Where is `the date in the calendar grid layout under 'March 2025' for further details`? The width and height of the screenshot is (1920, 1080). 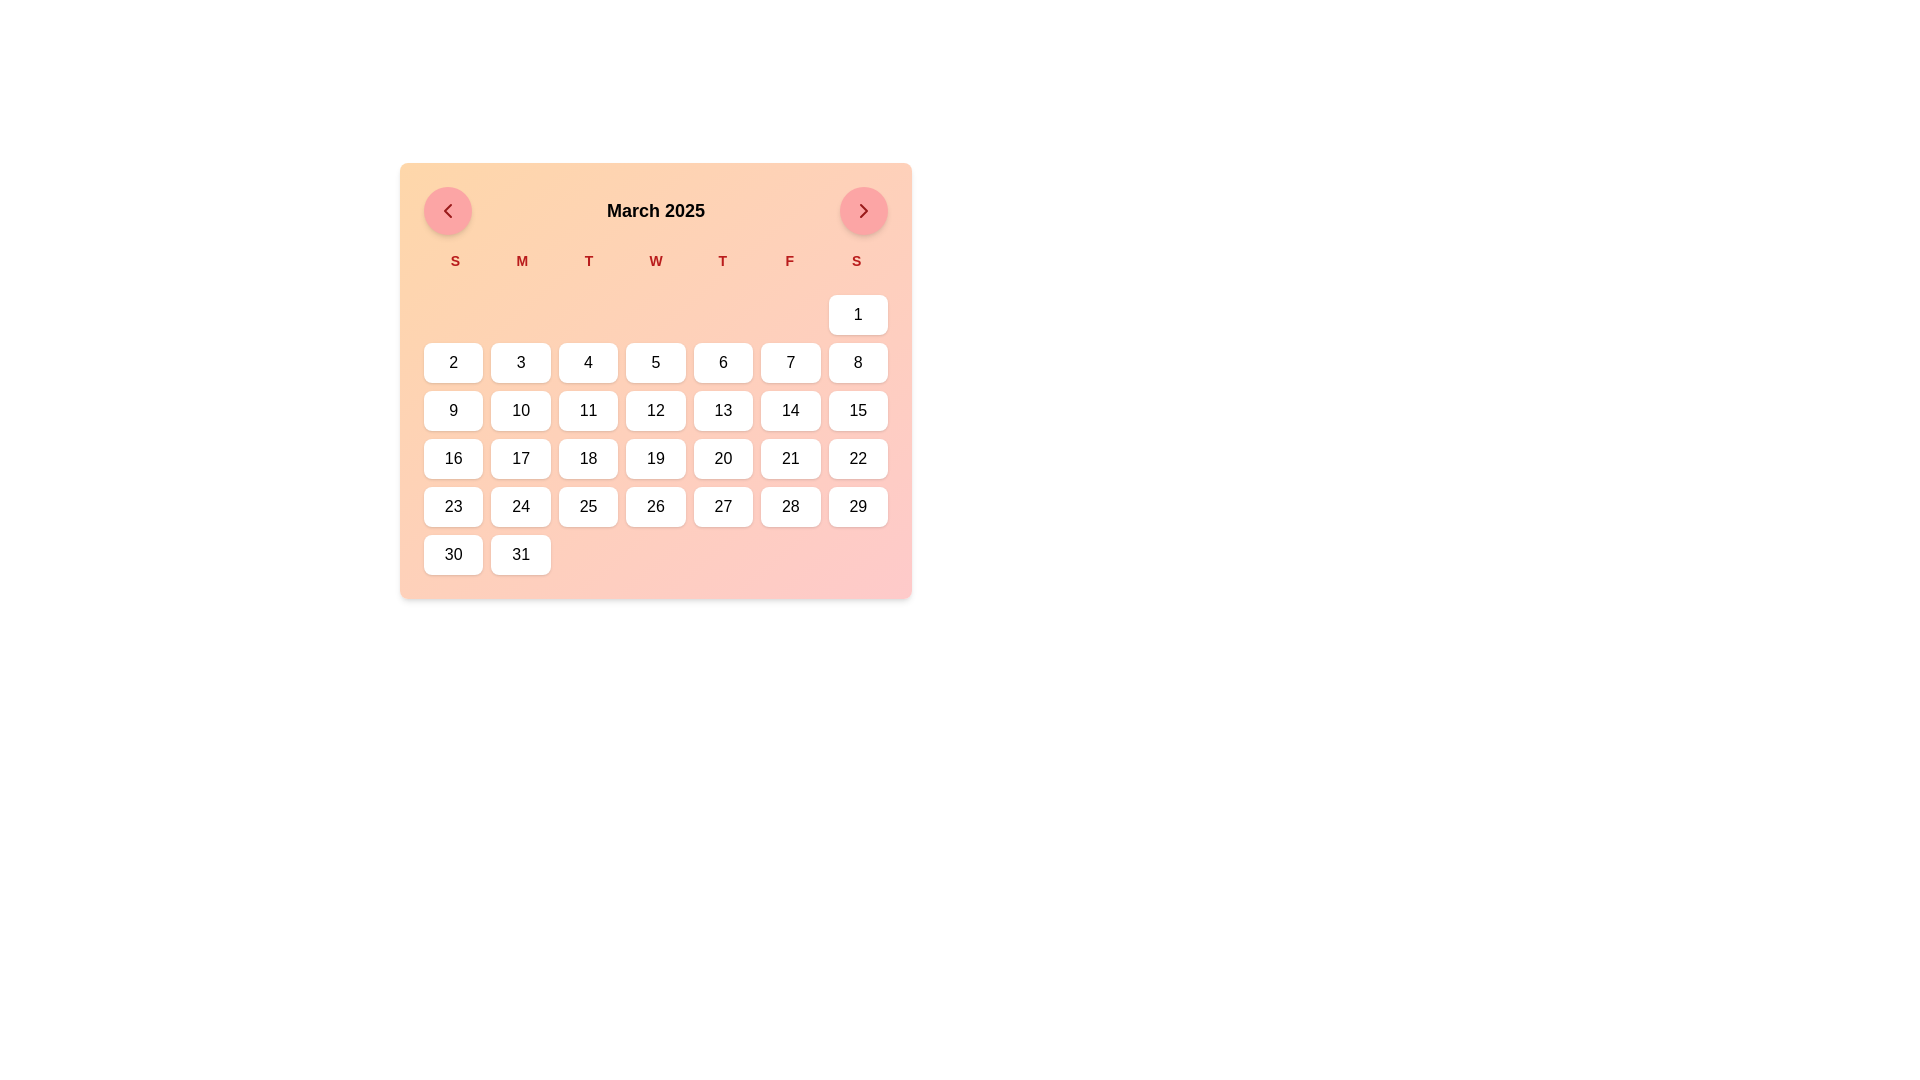
the date in the calendar grid layout under 'March 2025' for further details is located at coordinates (656, 434).